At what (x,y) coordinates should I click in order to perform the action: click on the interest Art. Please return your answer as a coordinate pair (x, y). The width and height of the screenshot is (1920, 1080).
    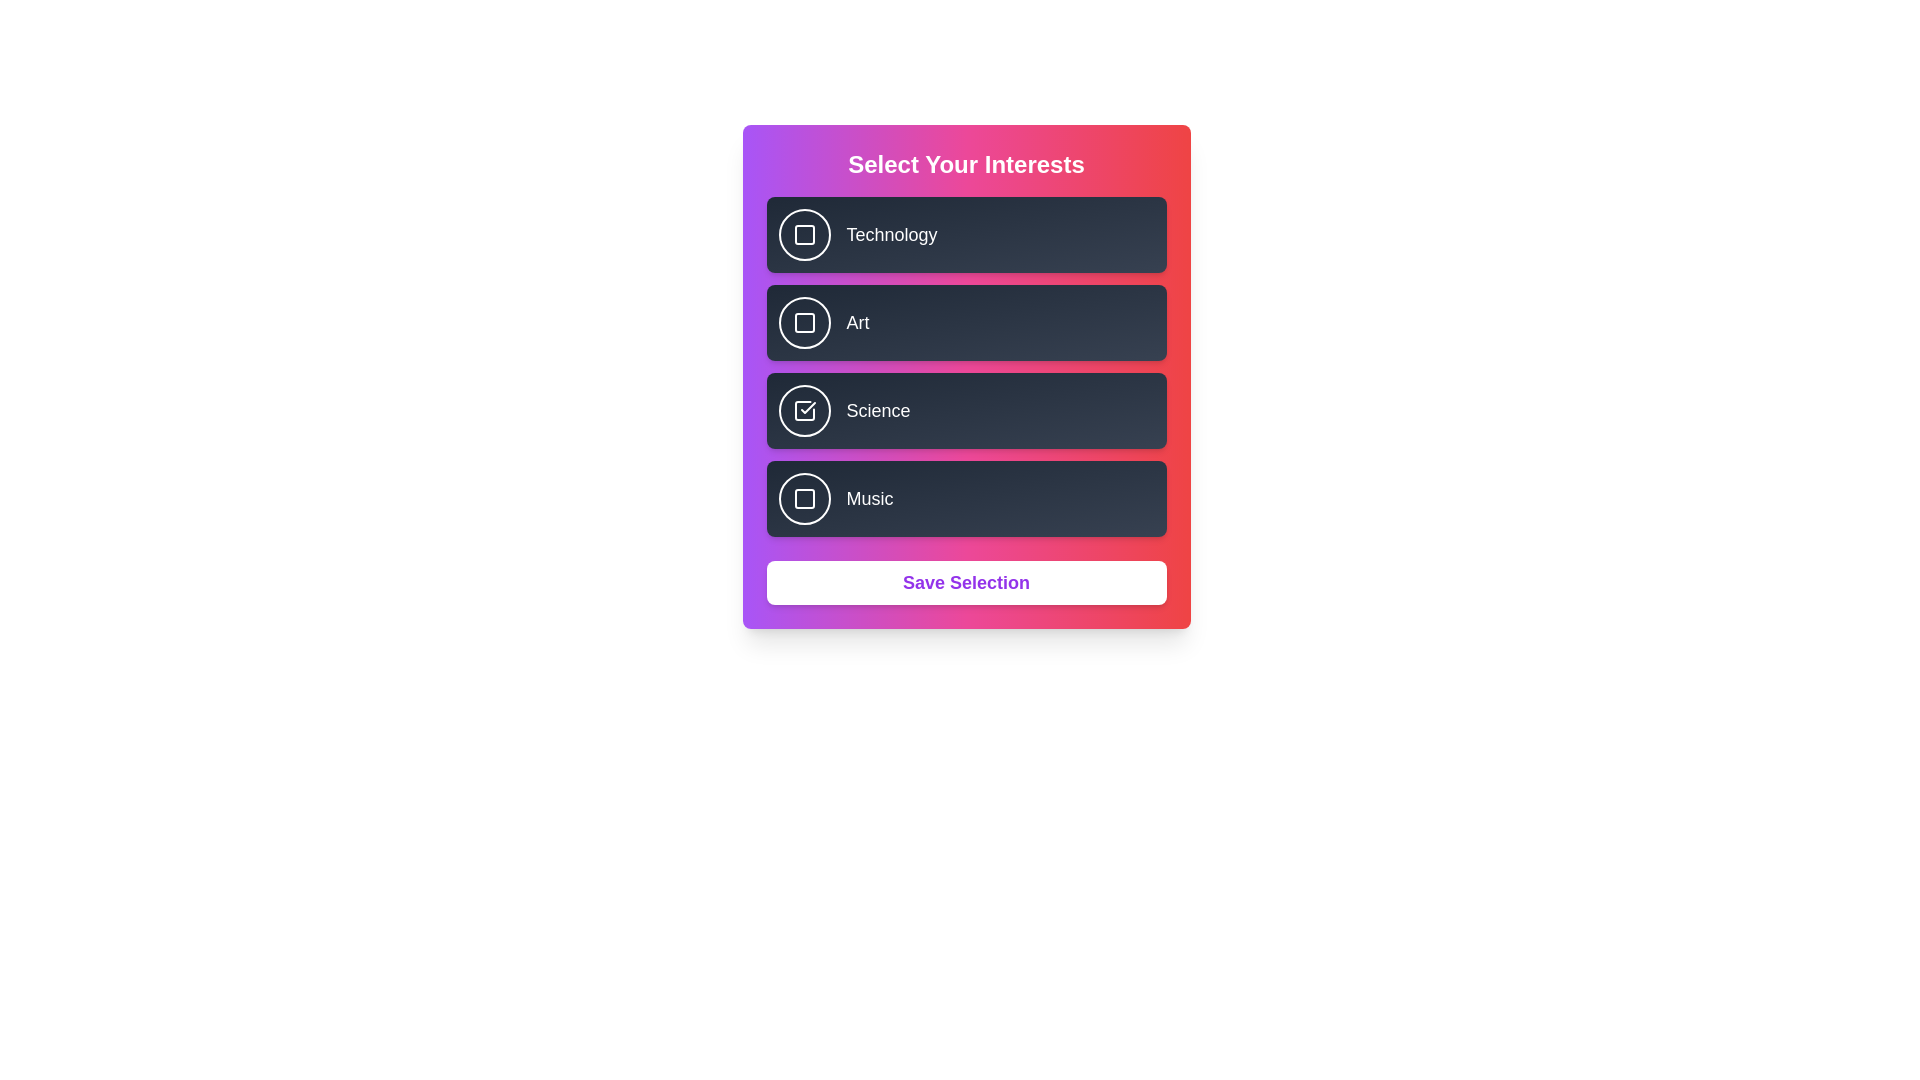
    Looking at the image, I should click on (804, 322).